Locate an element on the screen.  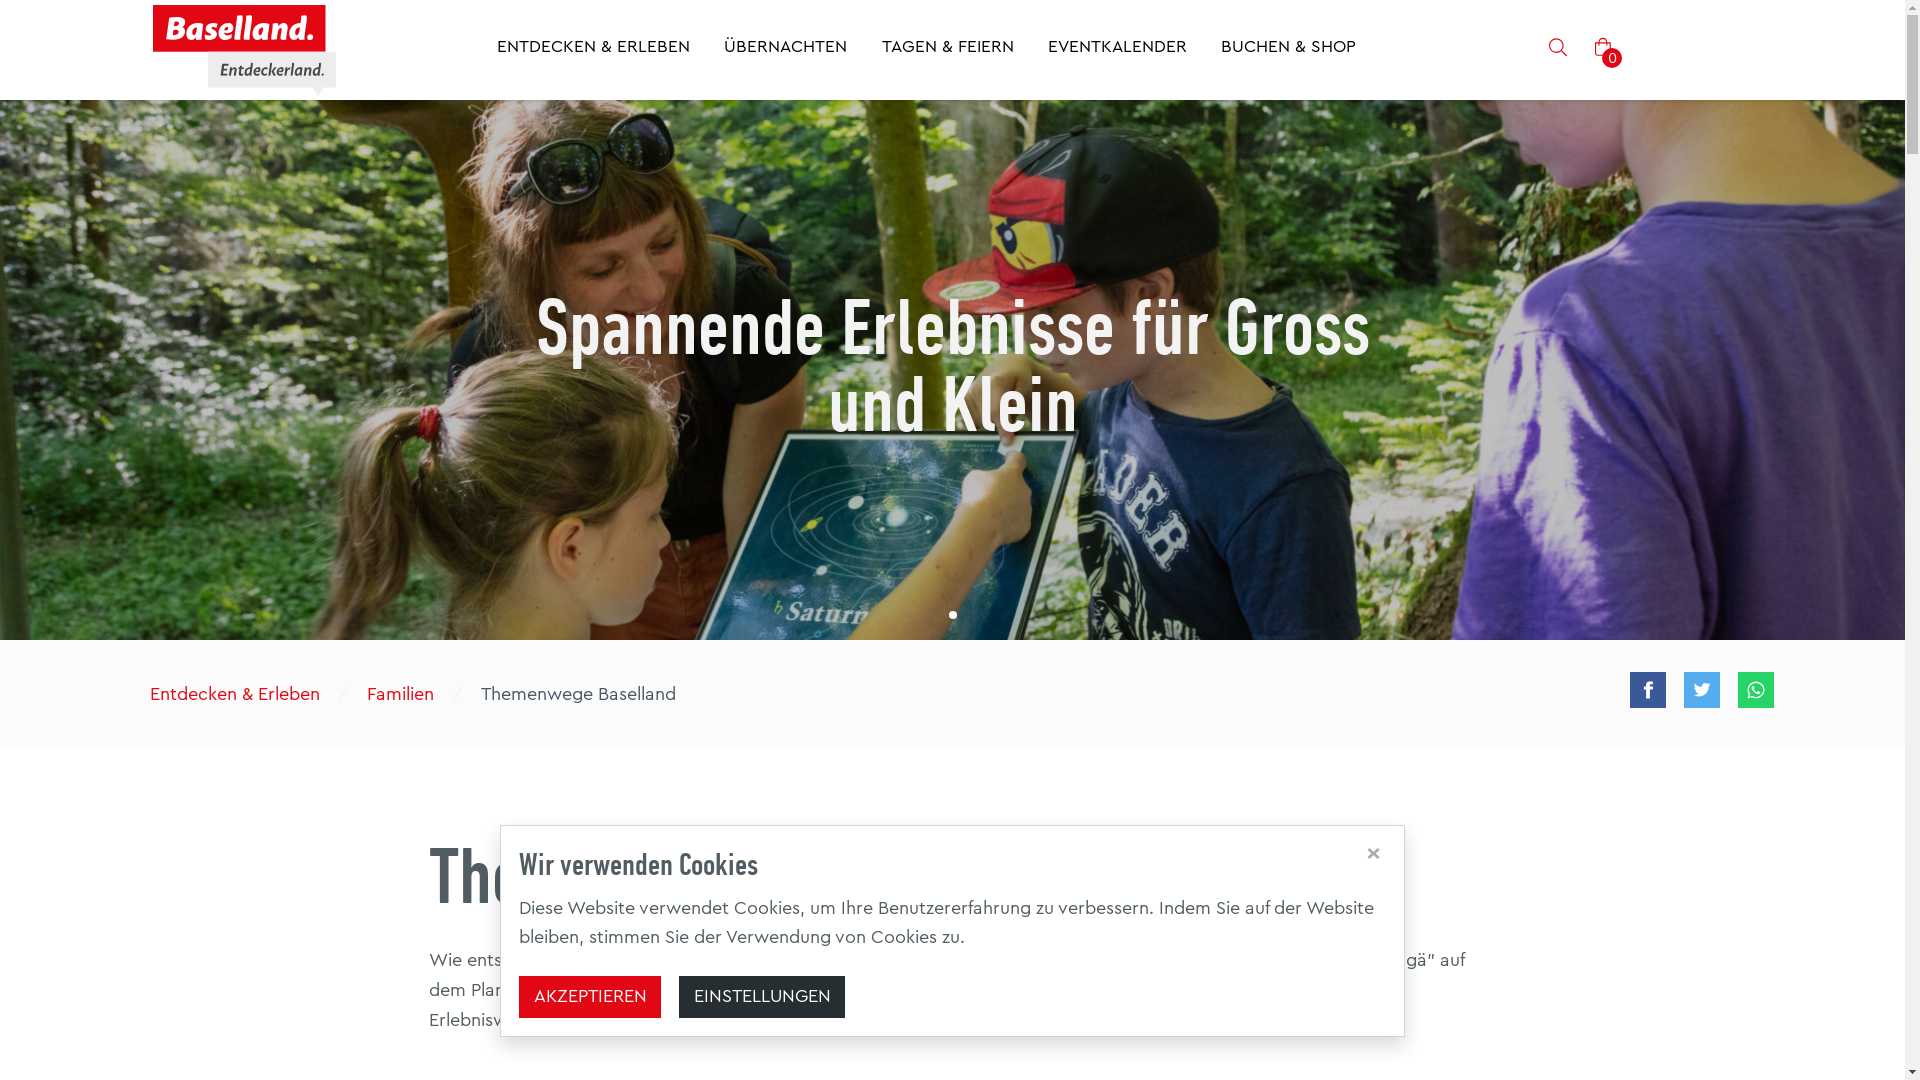
'EVENTKALENDER' is located at coordinates (1116, 49).